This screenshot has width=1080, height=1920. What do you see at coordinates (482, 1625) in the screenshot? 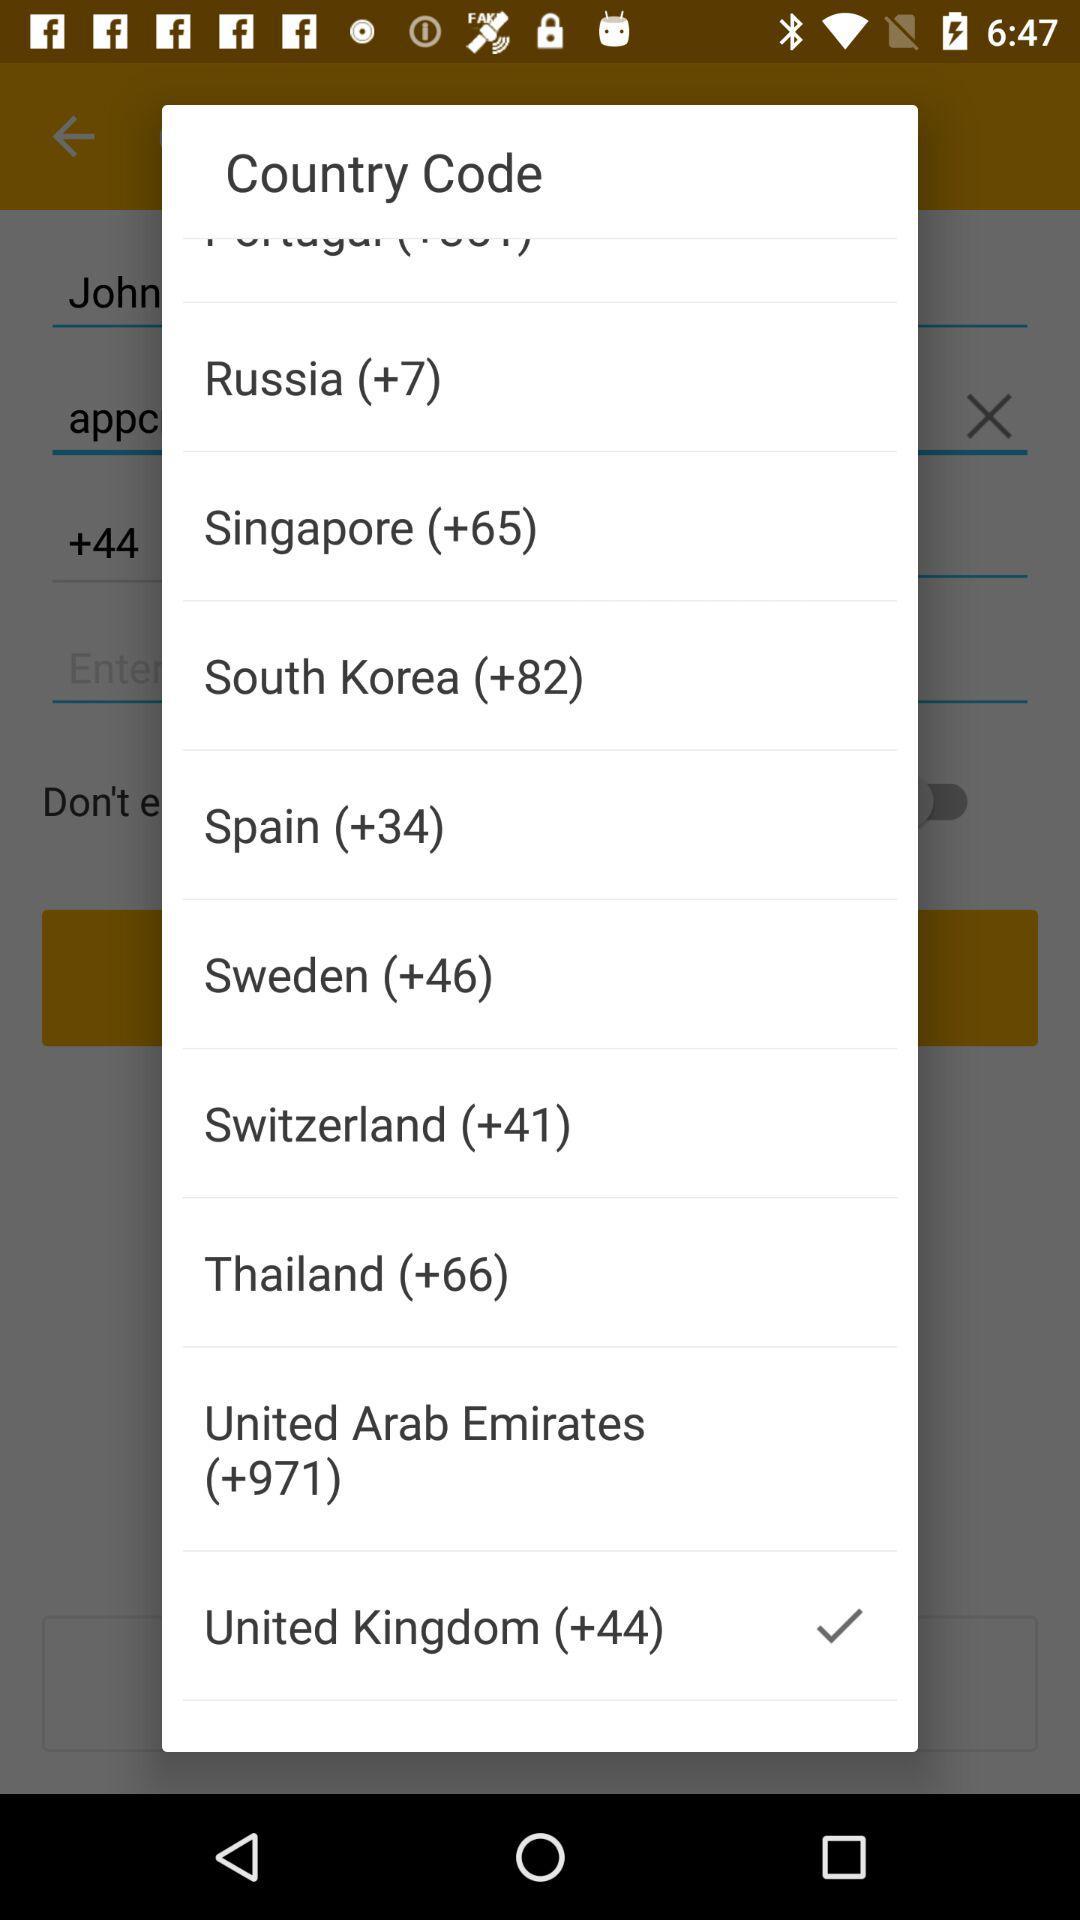
I see `the icon below united arab emirates item` at bounding box center [482, 1625].